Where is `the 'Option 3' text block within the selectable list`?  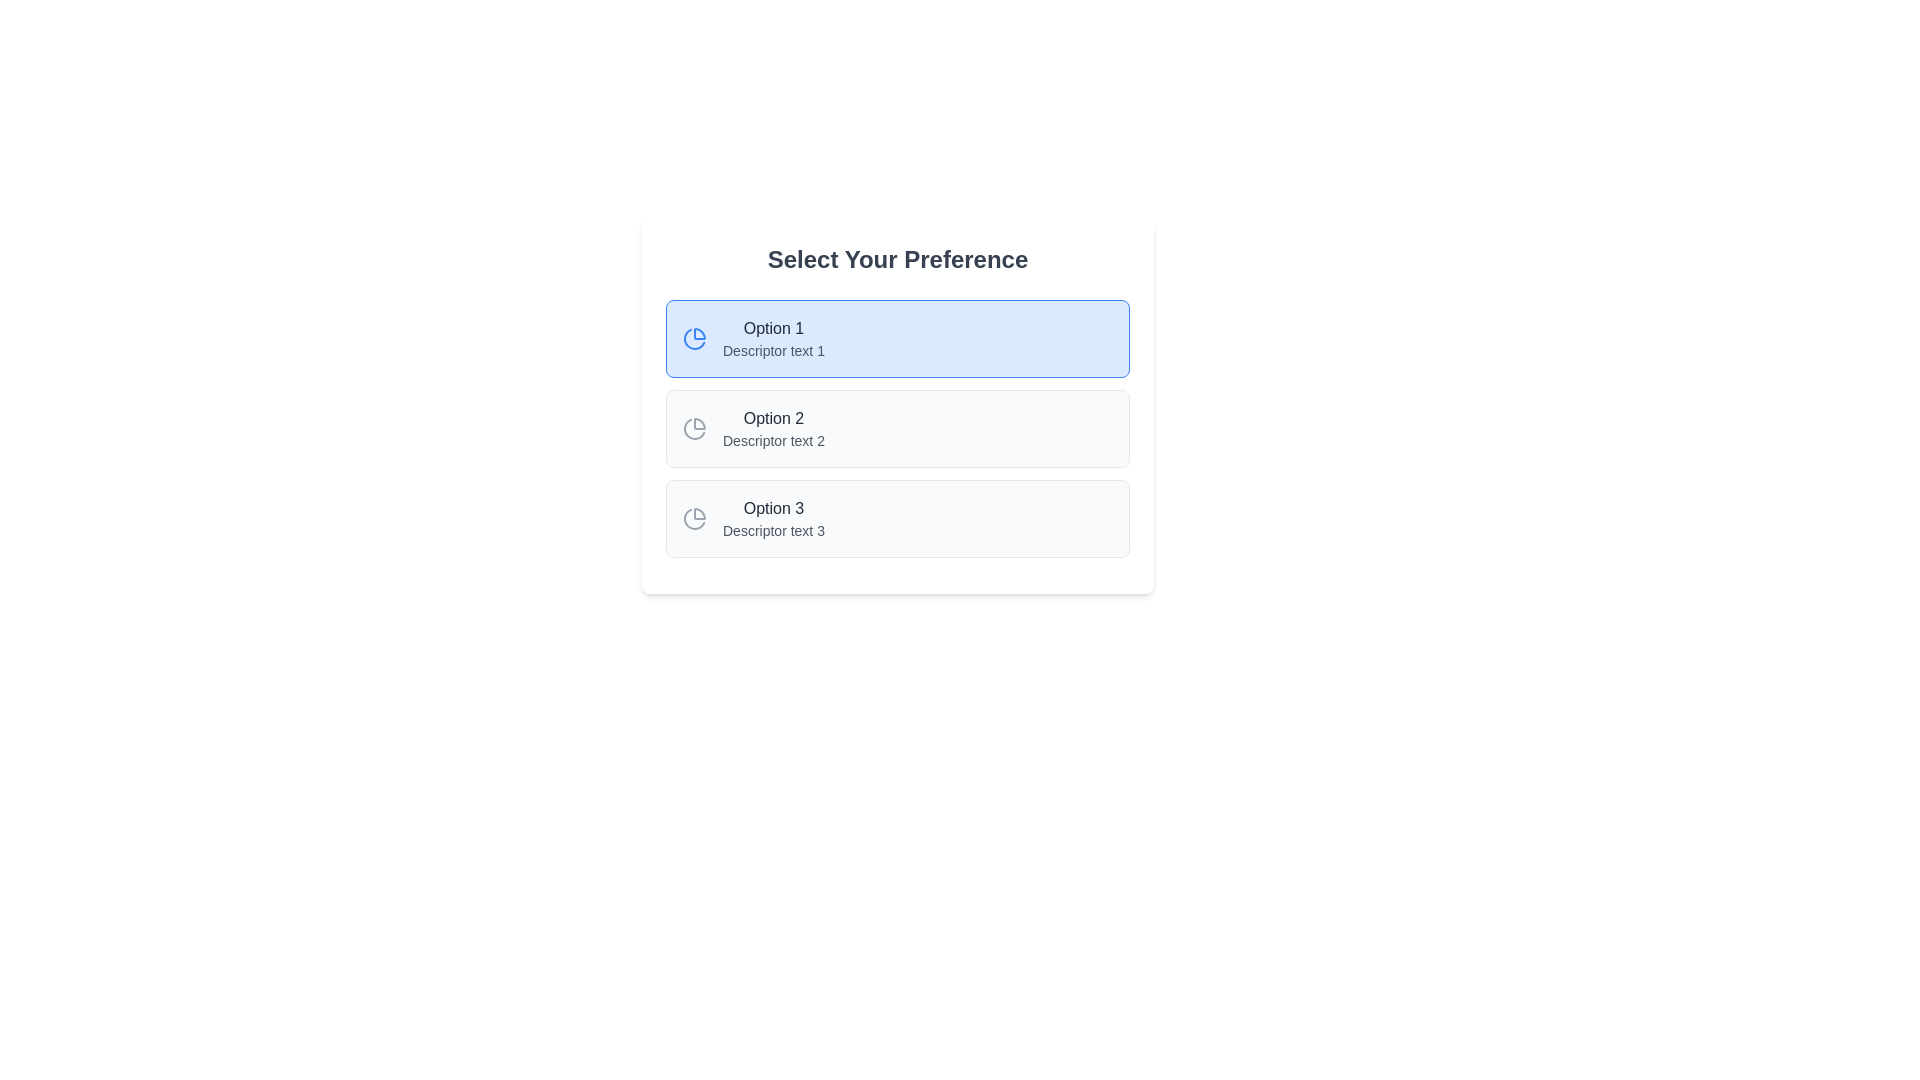
the 'Option 3' text block within the selectable list is located at coordinates (772, 518).